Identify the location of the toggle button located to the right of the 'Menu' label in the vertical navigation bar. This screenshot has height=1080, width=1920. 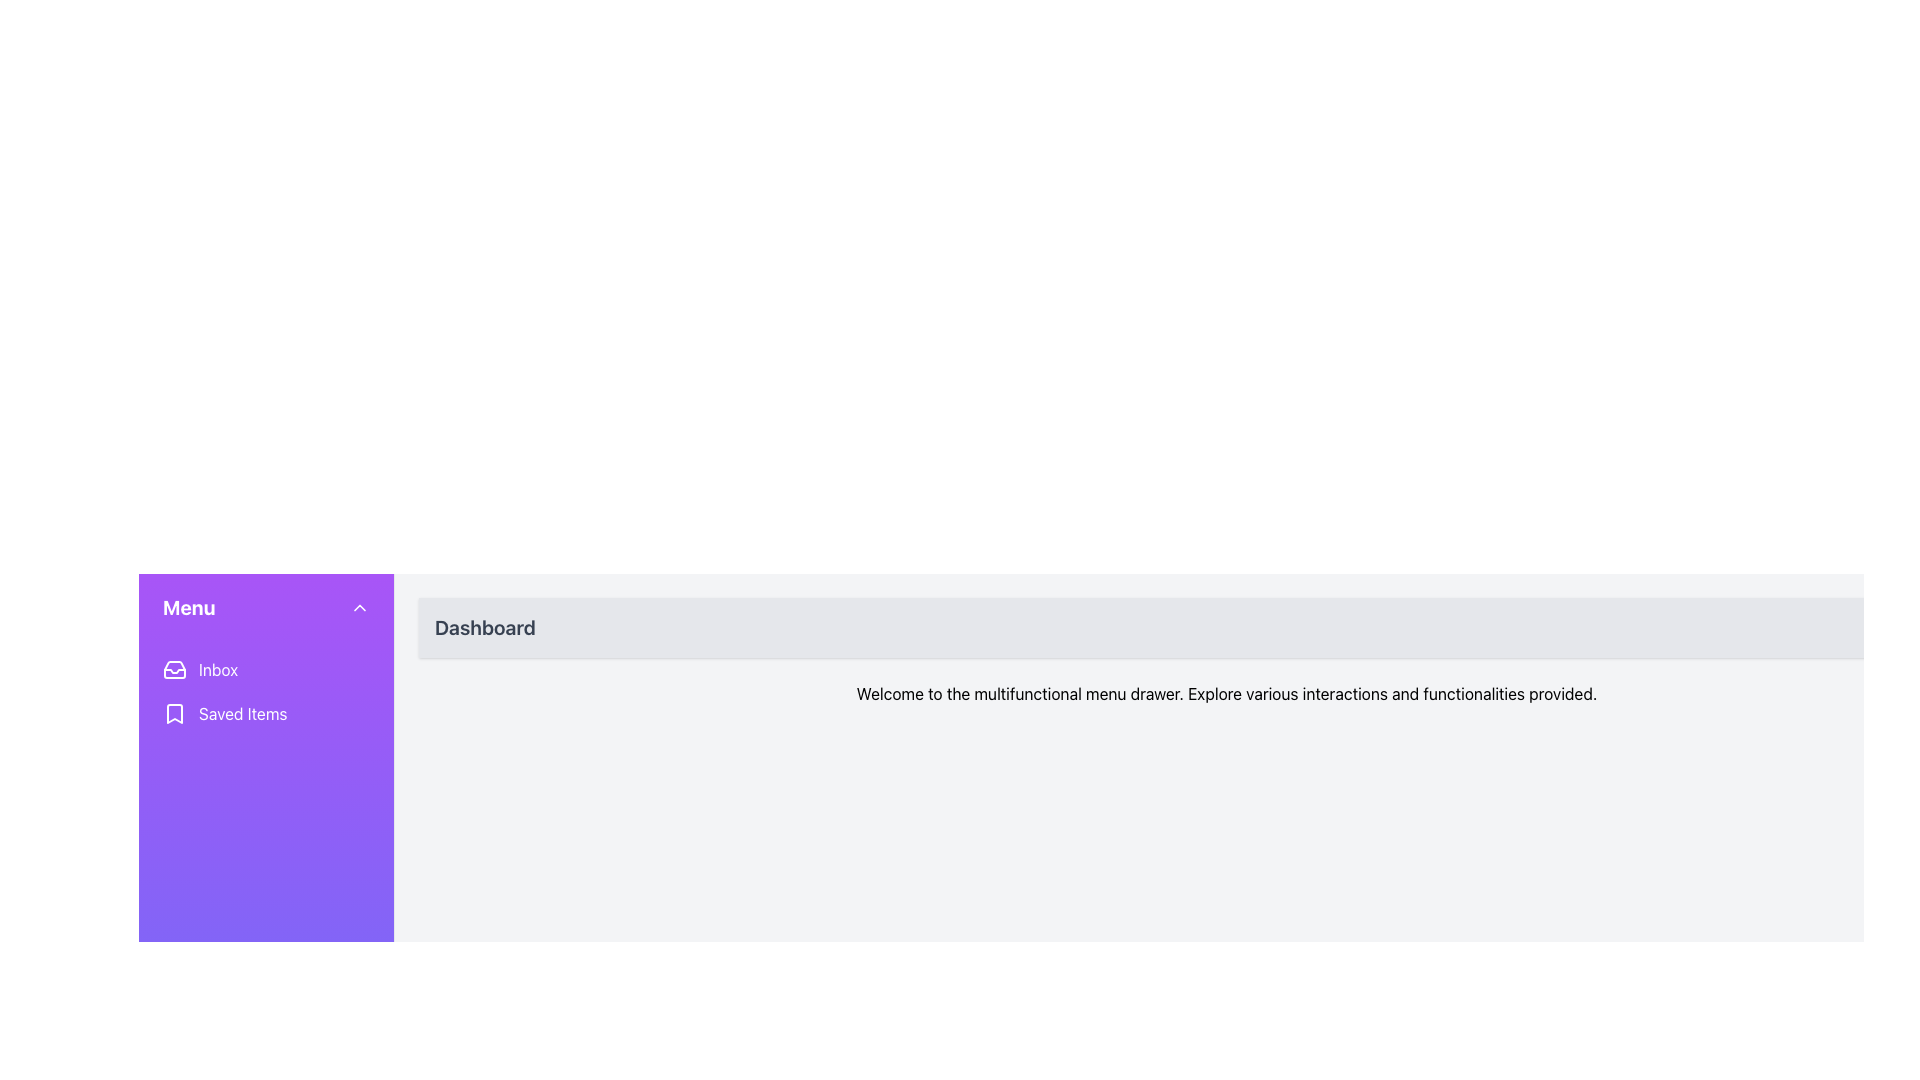
(360, 607).